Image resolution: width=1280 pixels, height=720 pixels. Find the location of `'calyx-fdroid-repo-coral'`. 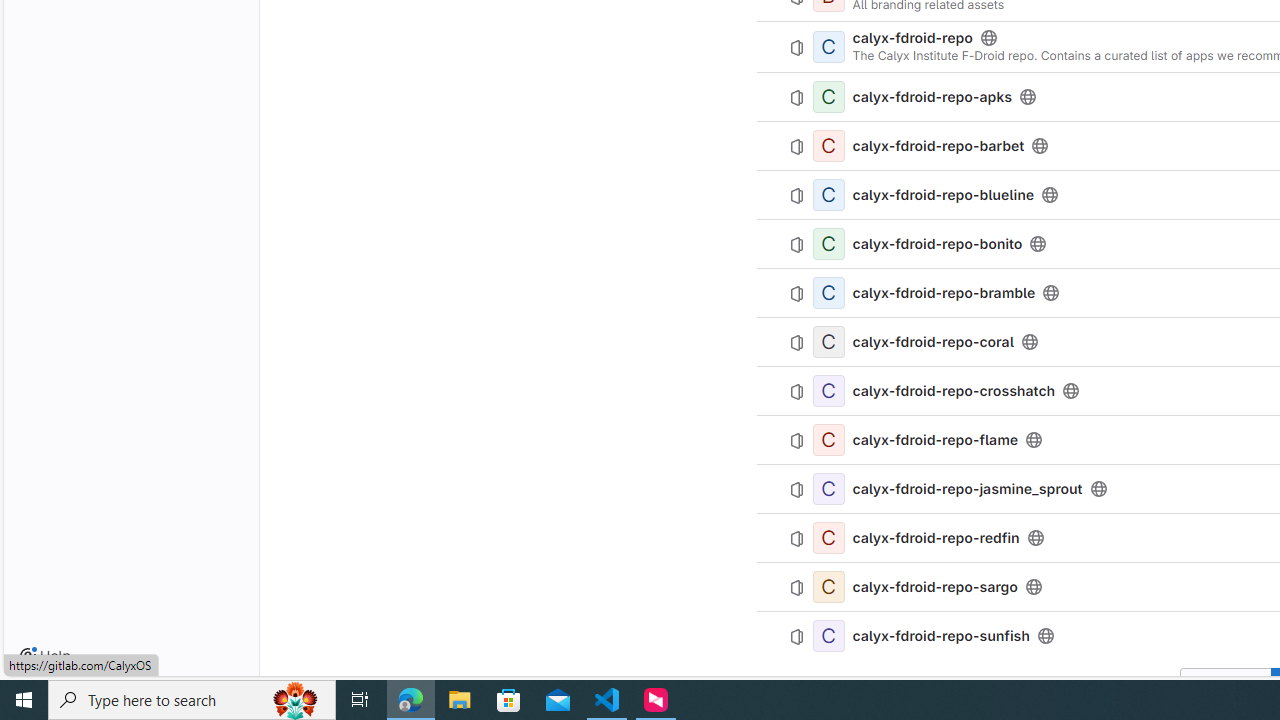

'calyx-fdroid-repo-coral' is located at coordinates (932, 341).